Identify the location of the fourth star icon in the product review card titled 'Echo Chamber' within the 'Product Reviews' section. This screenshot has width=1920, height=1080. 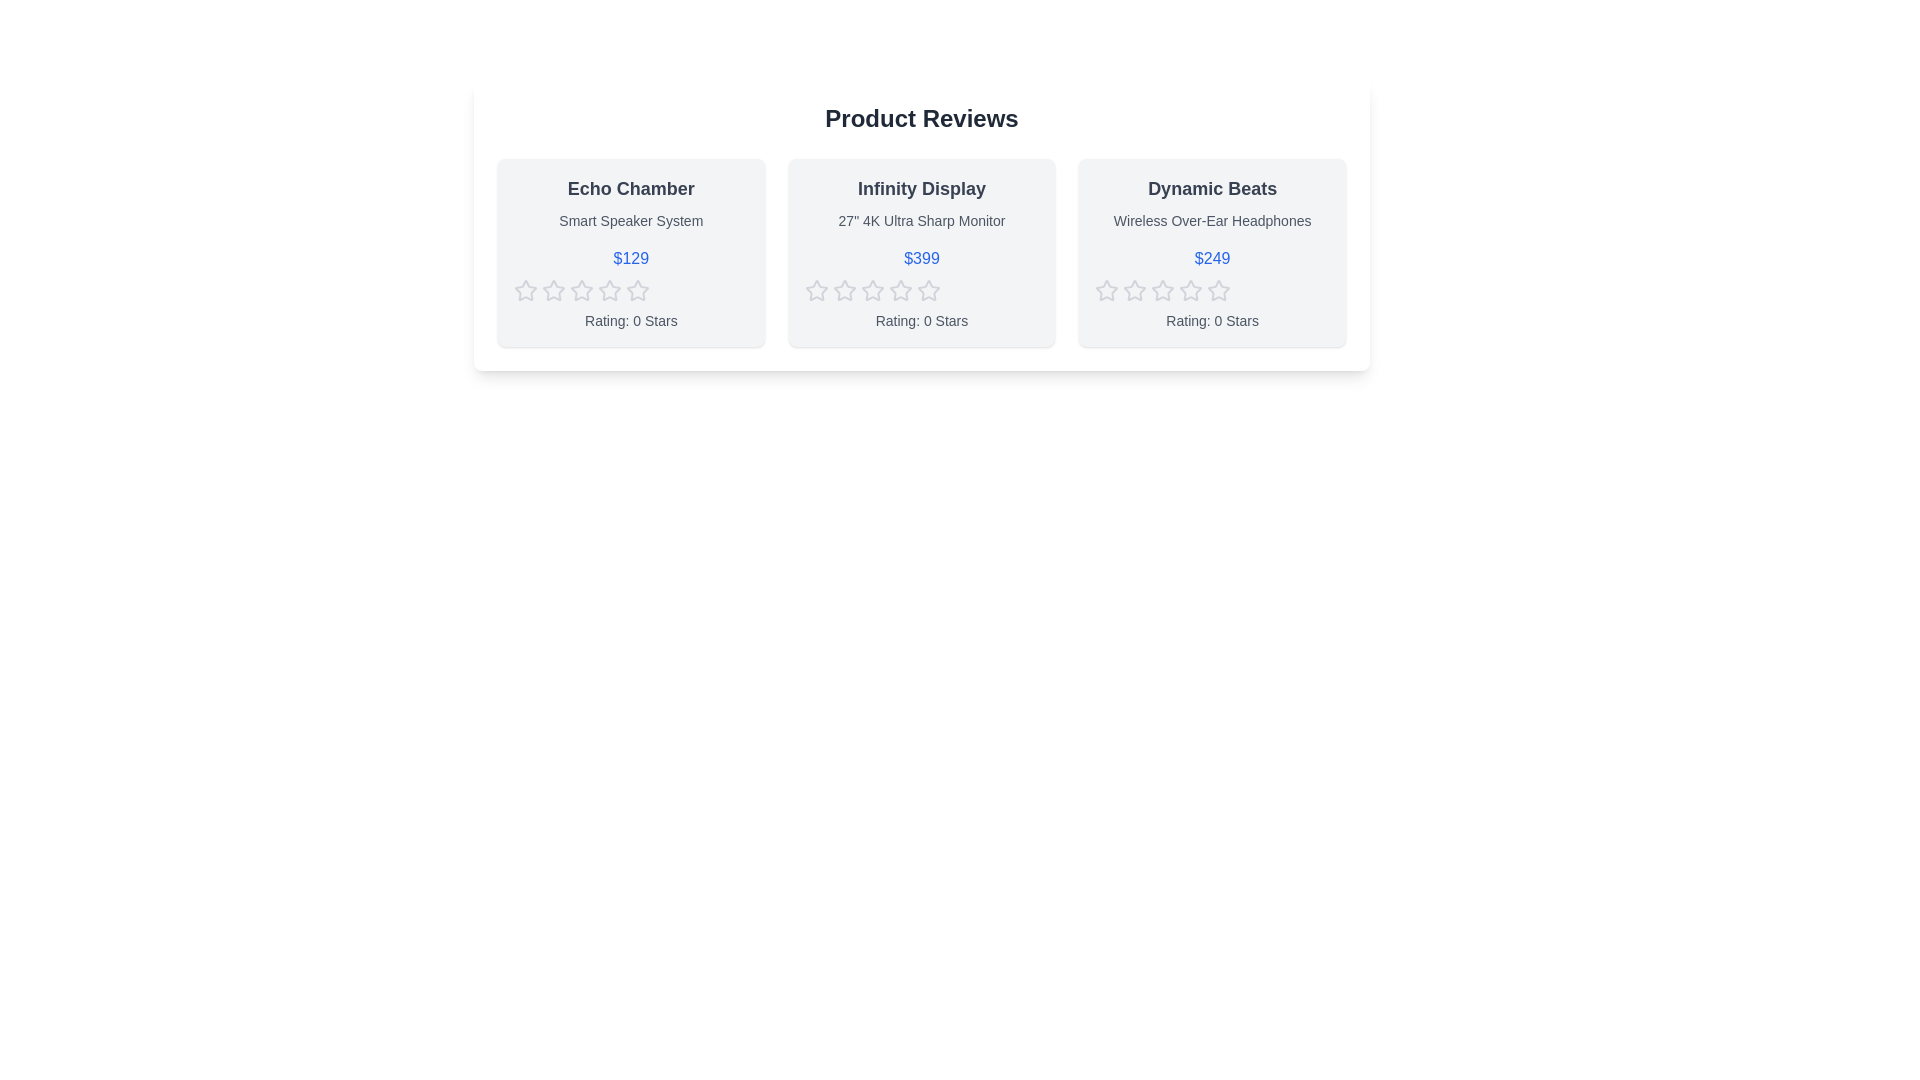
(637, 290).